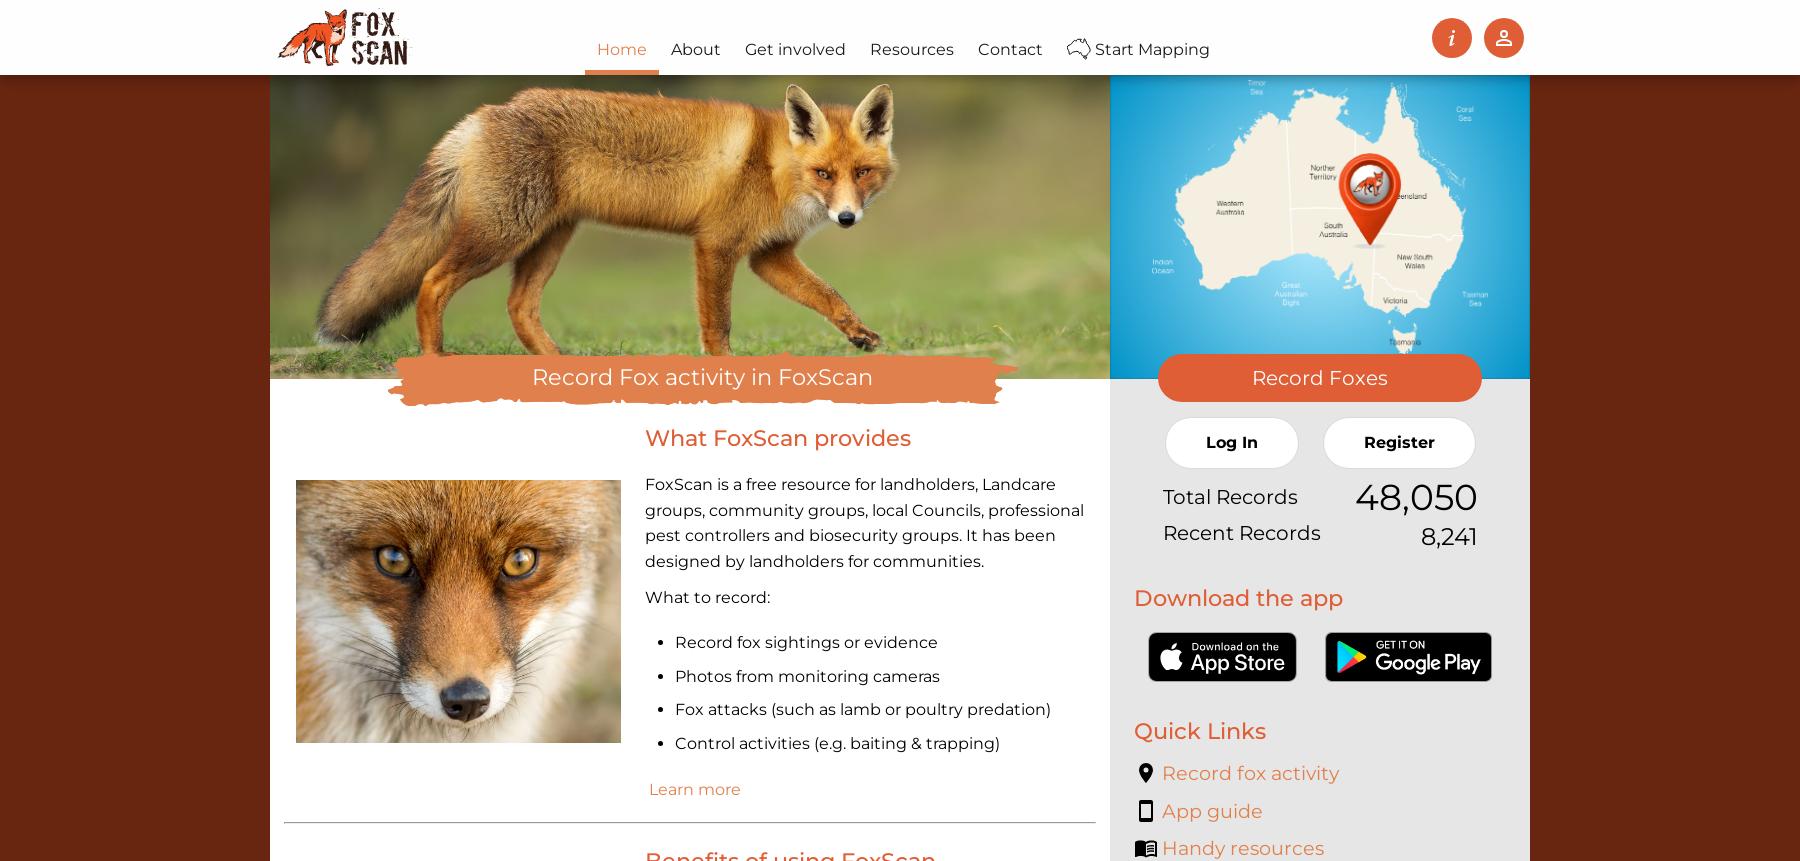  I want to click on 'What FoxScan provides', so click(776, 436).